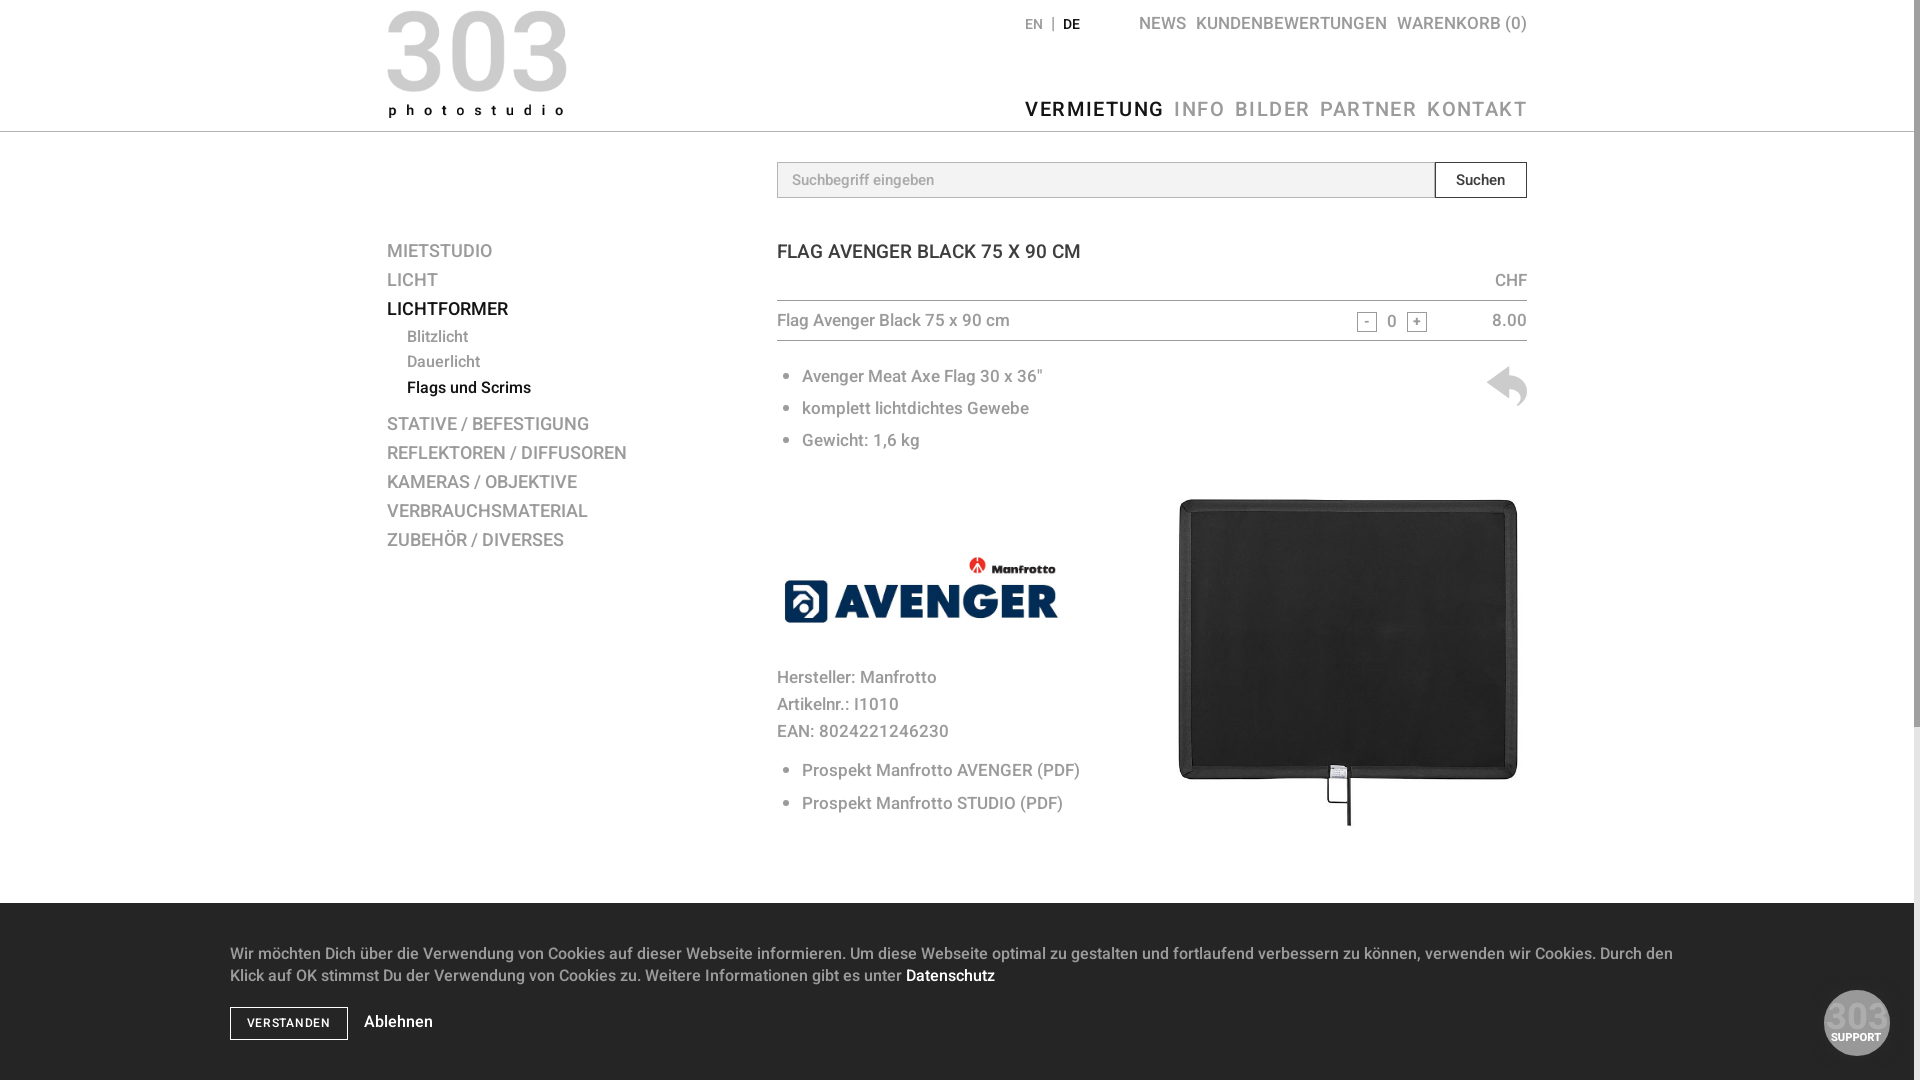  Describe the element at coordinates (1033, 24) in the screenshot. I see `'EN'` at that location.